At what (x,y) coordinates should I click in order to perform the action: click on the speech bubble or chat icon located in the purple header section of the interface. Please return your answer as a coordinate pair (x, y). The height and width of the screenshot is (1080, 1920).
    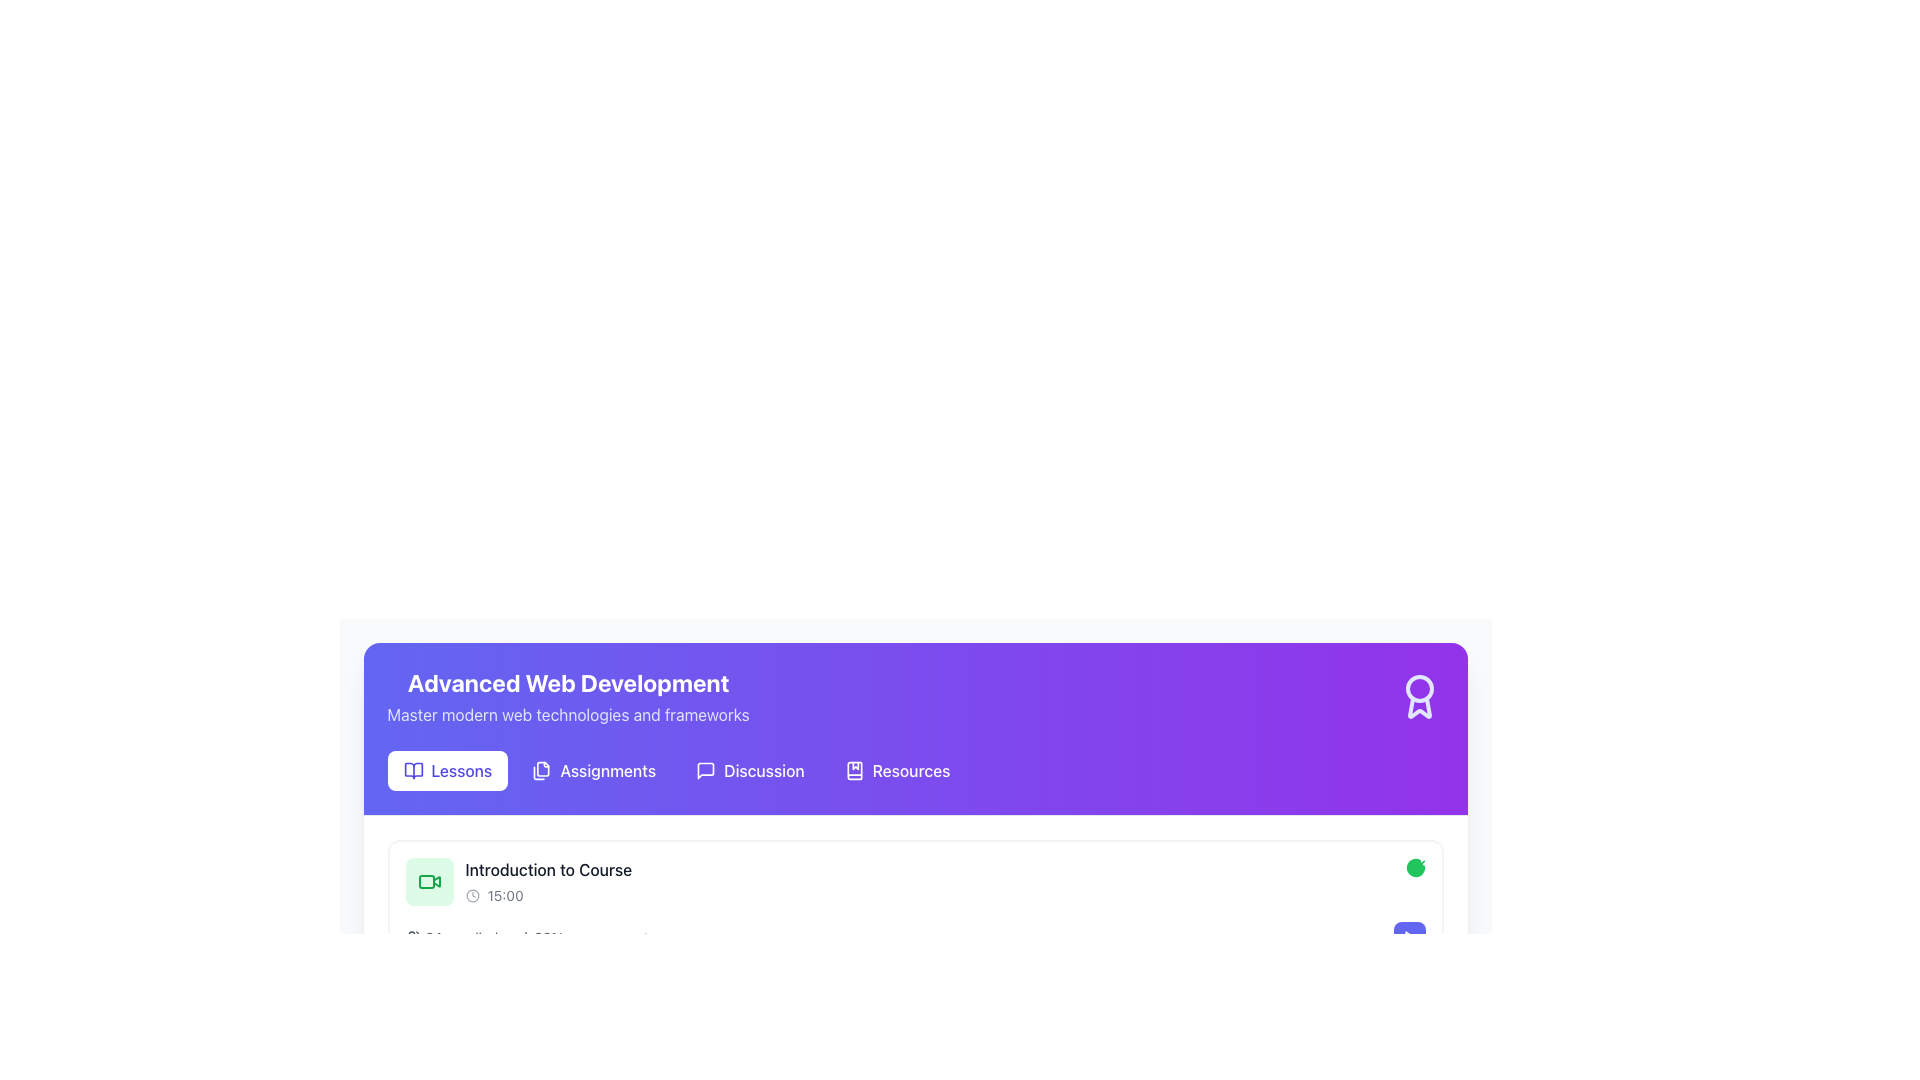
    Looking at the image, I should click on (706, 770).